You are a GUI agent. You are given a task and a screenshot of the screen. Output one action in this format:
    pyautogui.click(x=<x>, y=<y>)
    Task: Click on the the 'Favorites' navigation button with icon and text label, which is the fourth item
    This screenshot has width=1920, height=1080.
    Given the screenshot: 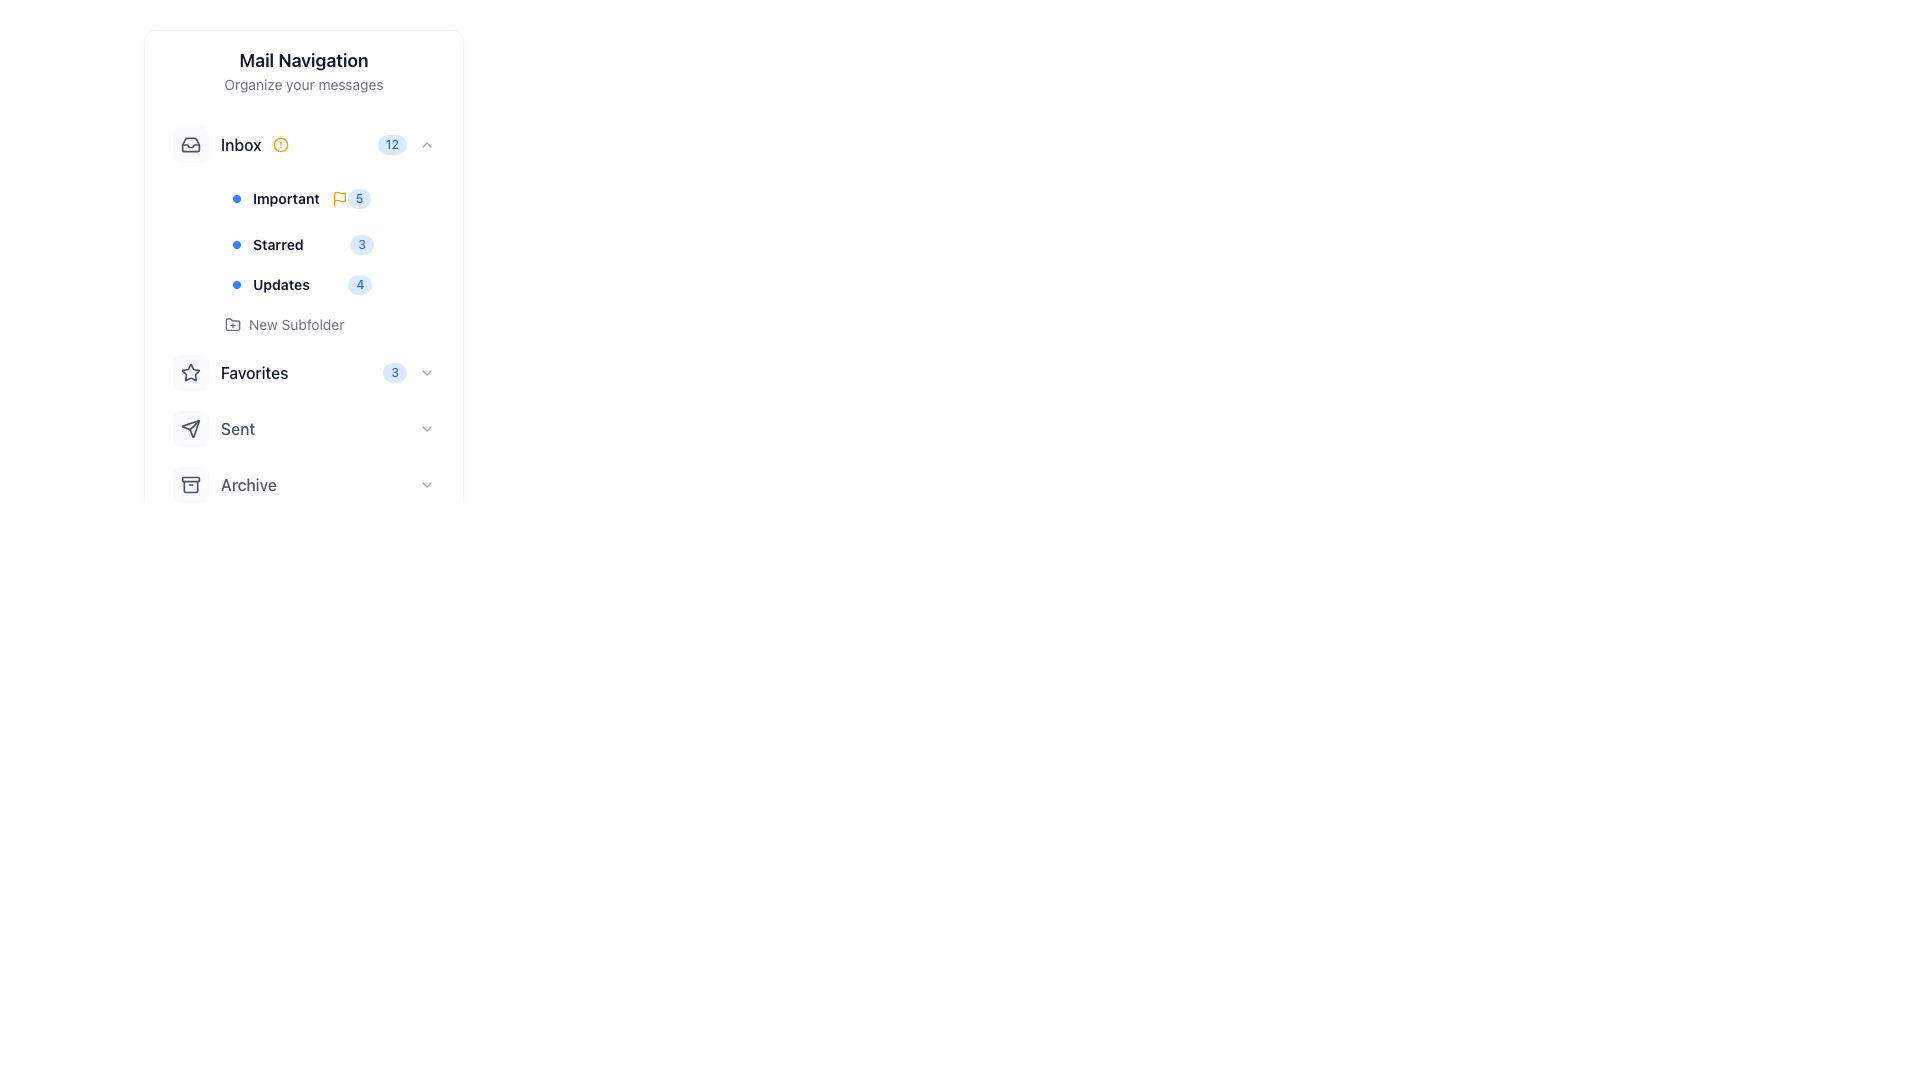 What is the action you would take?
    pyautogui.click(x=230, y=373)
    